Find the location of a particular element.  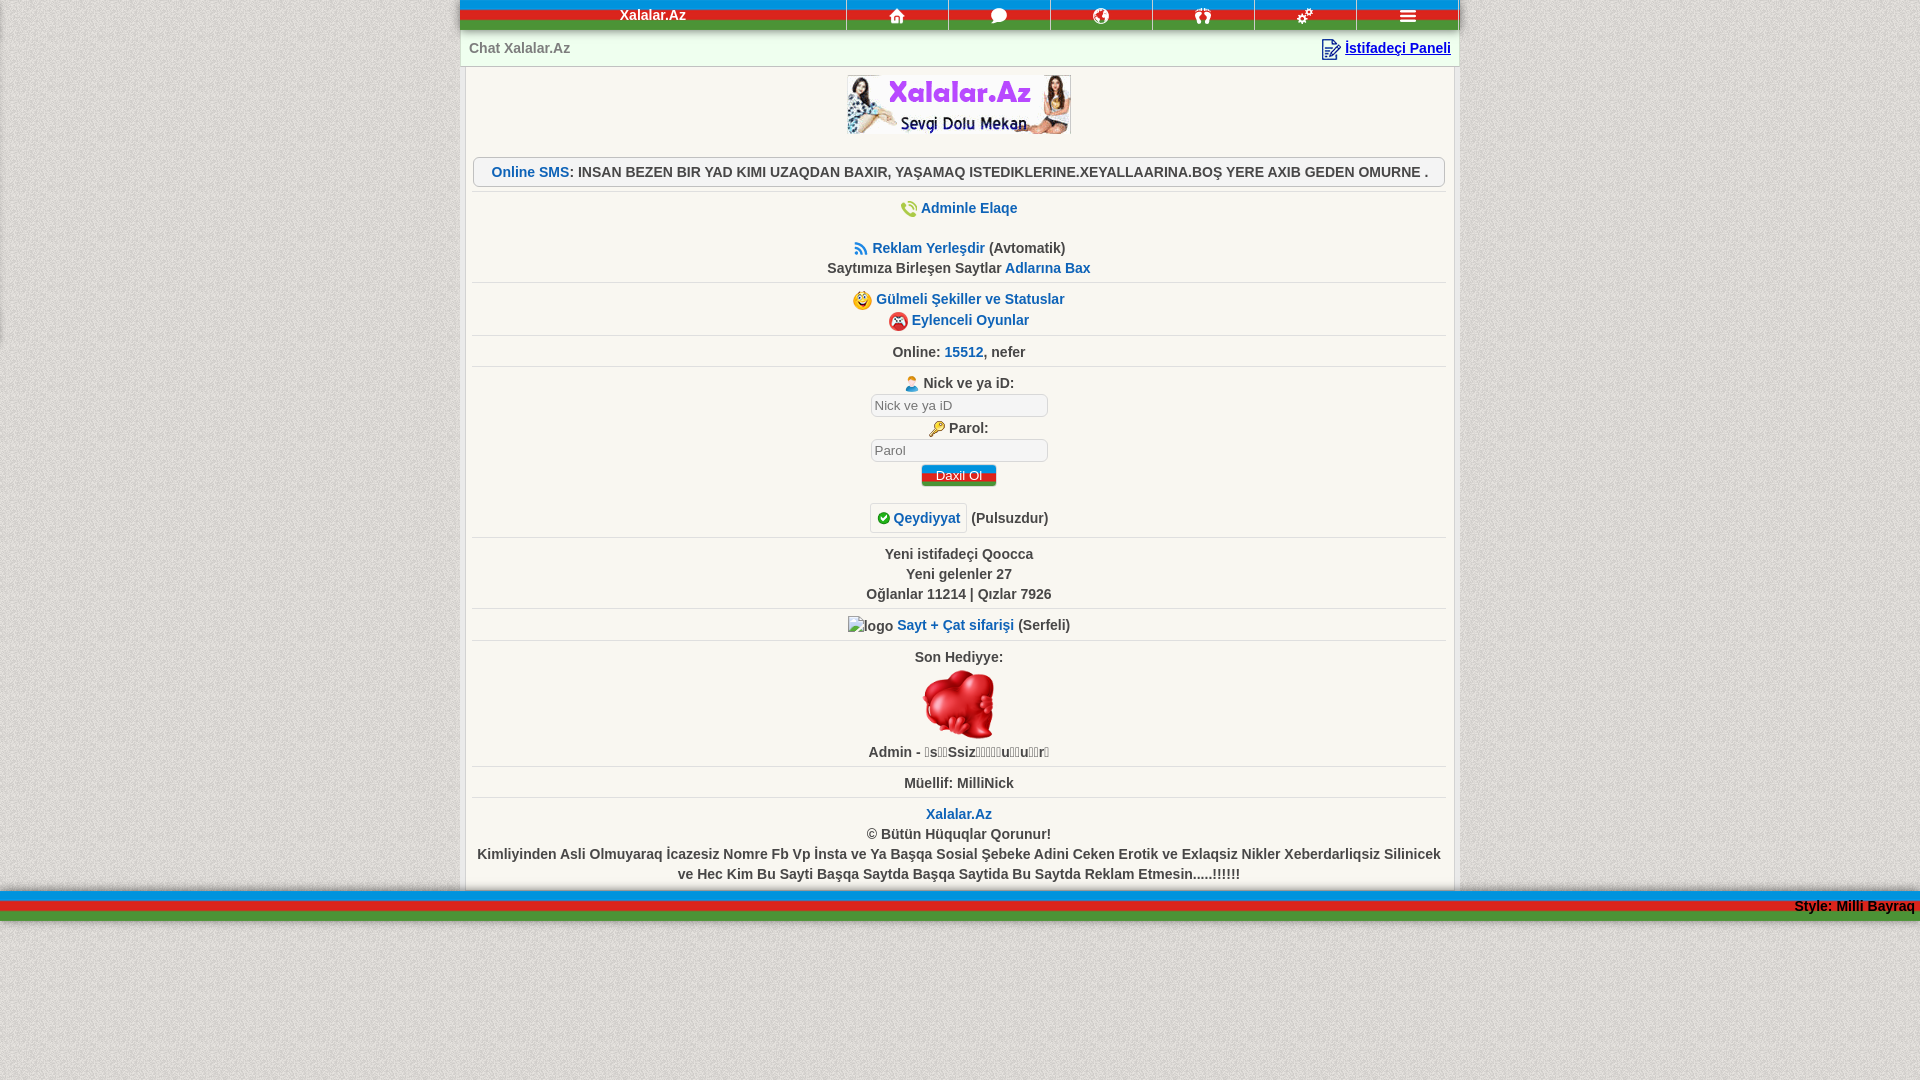

'Daxil Ol' is located at coordinates (920, 475).